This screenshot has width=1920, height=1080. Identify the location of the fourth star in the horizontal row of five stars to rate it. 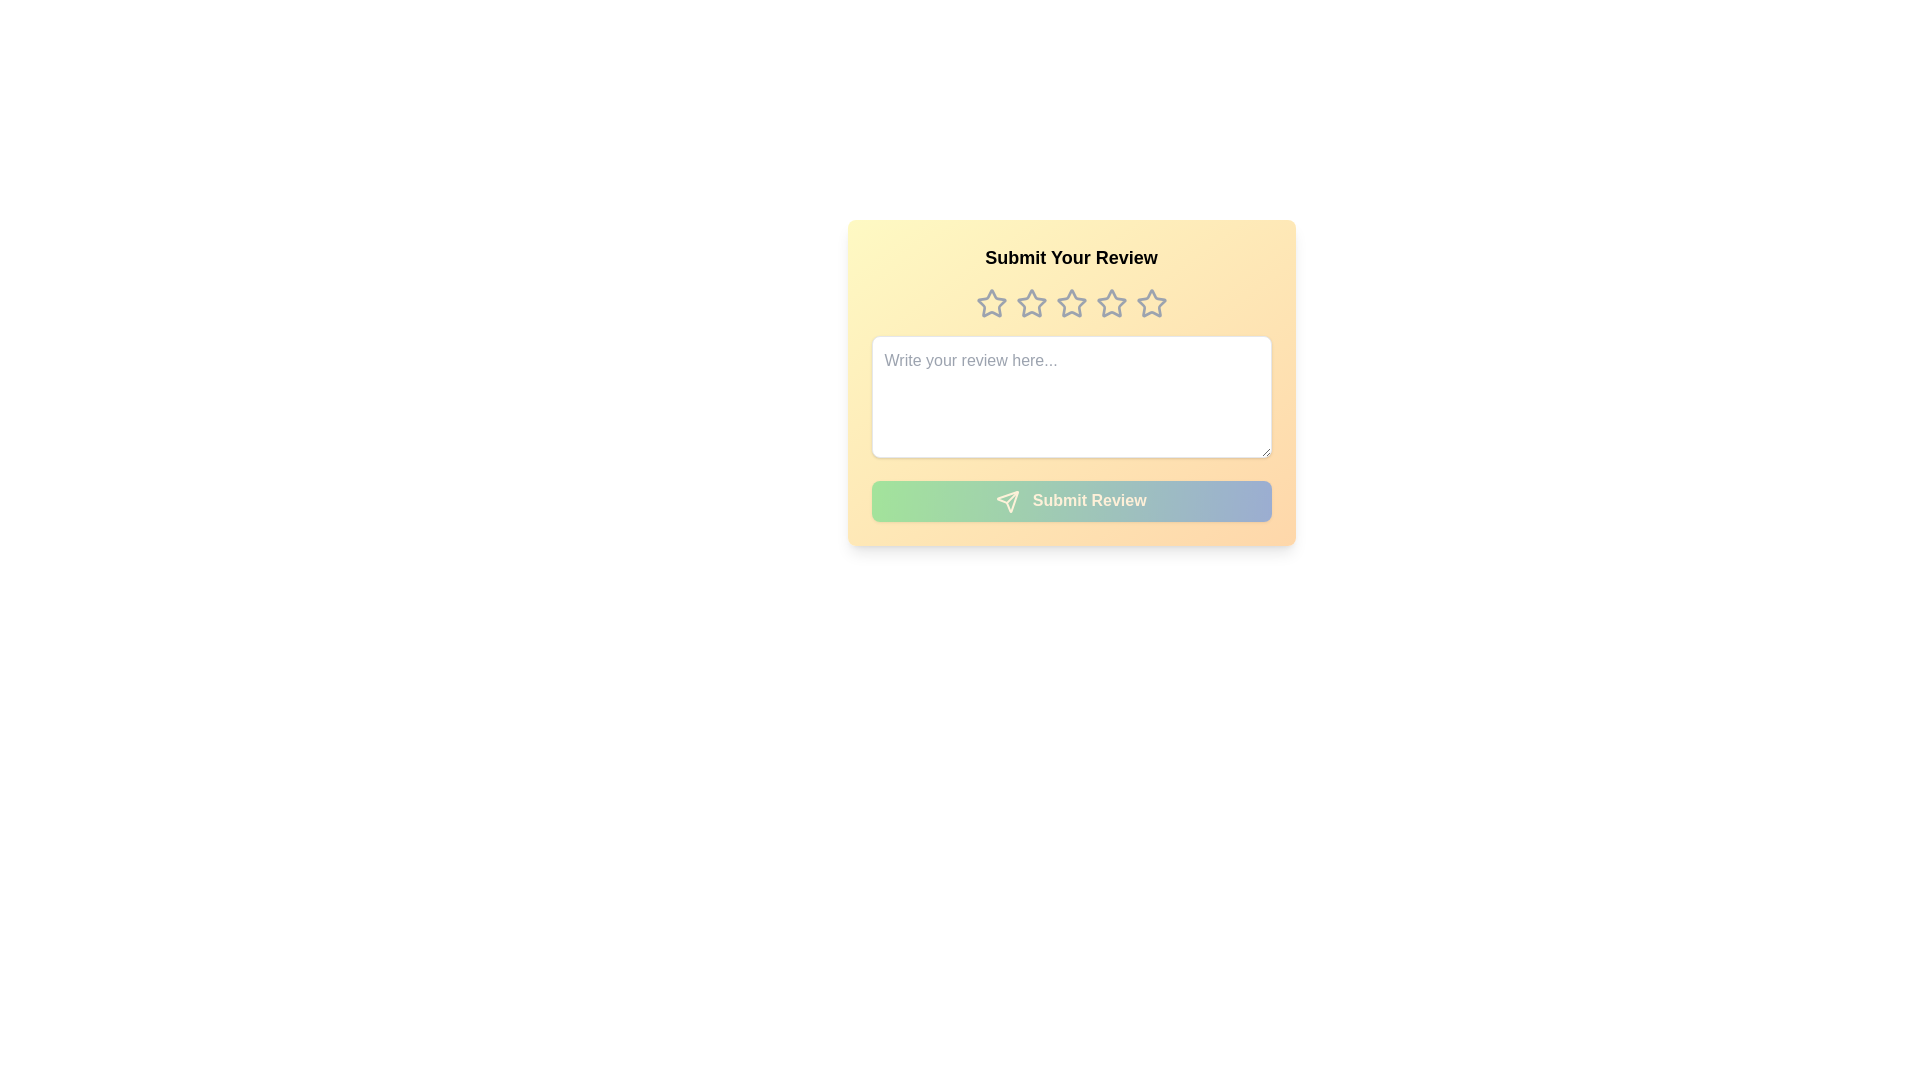
(1110, 304).